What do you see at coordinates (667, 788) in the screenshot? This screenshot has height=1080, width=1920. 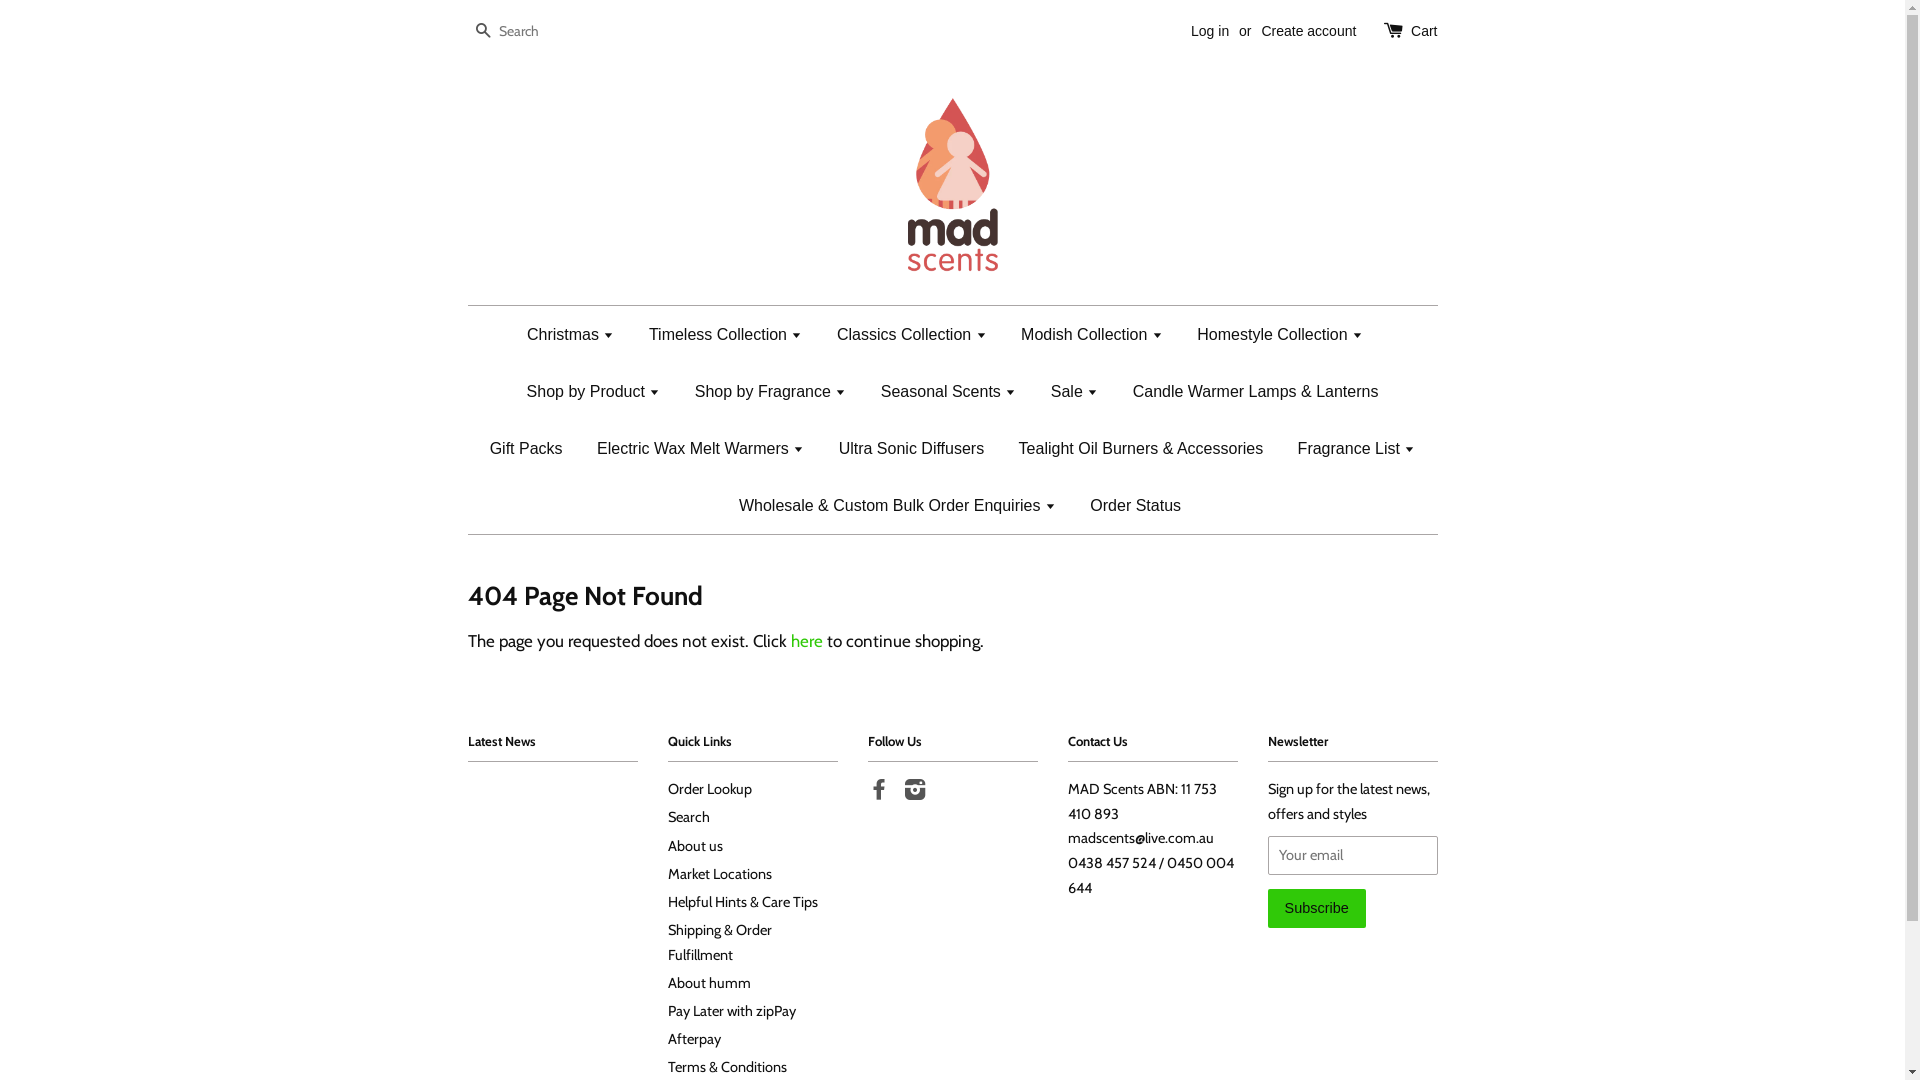 I see `'Order Lookup'` at bounding box center [667, 788].